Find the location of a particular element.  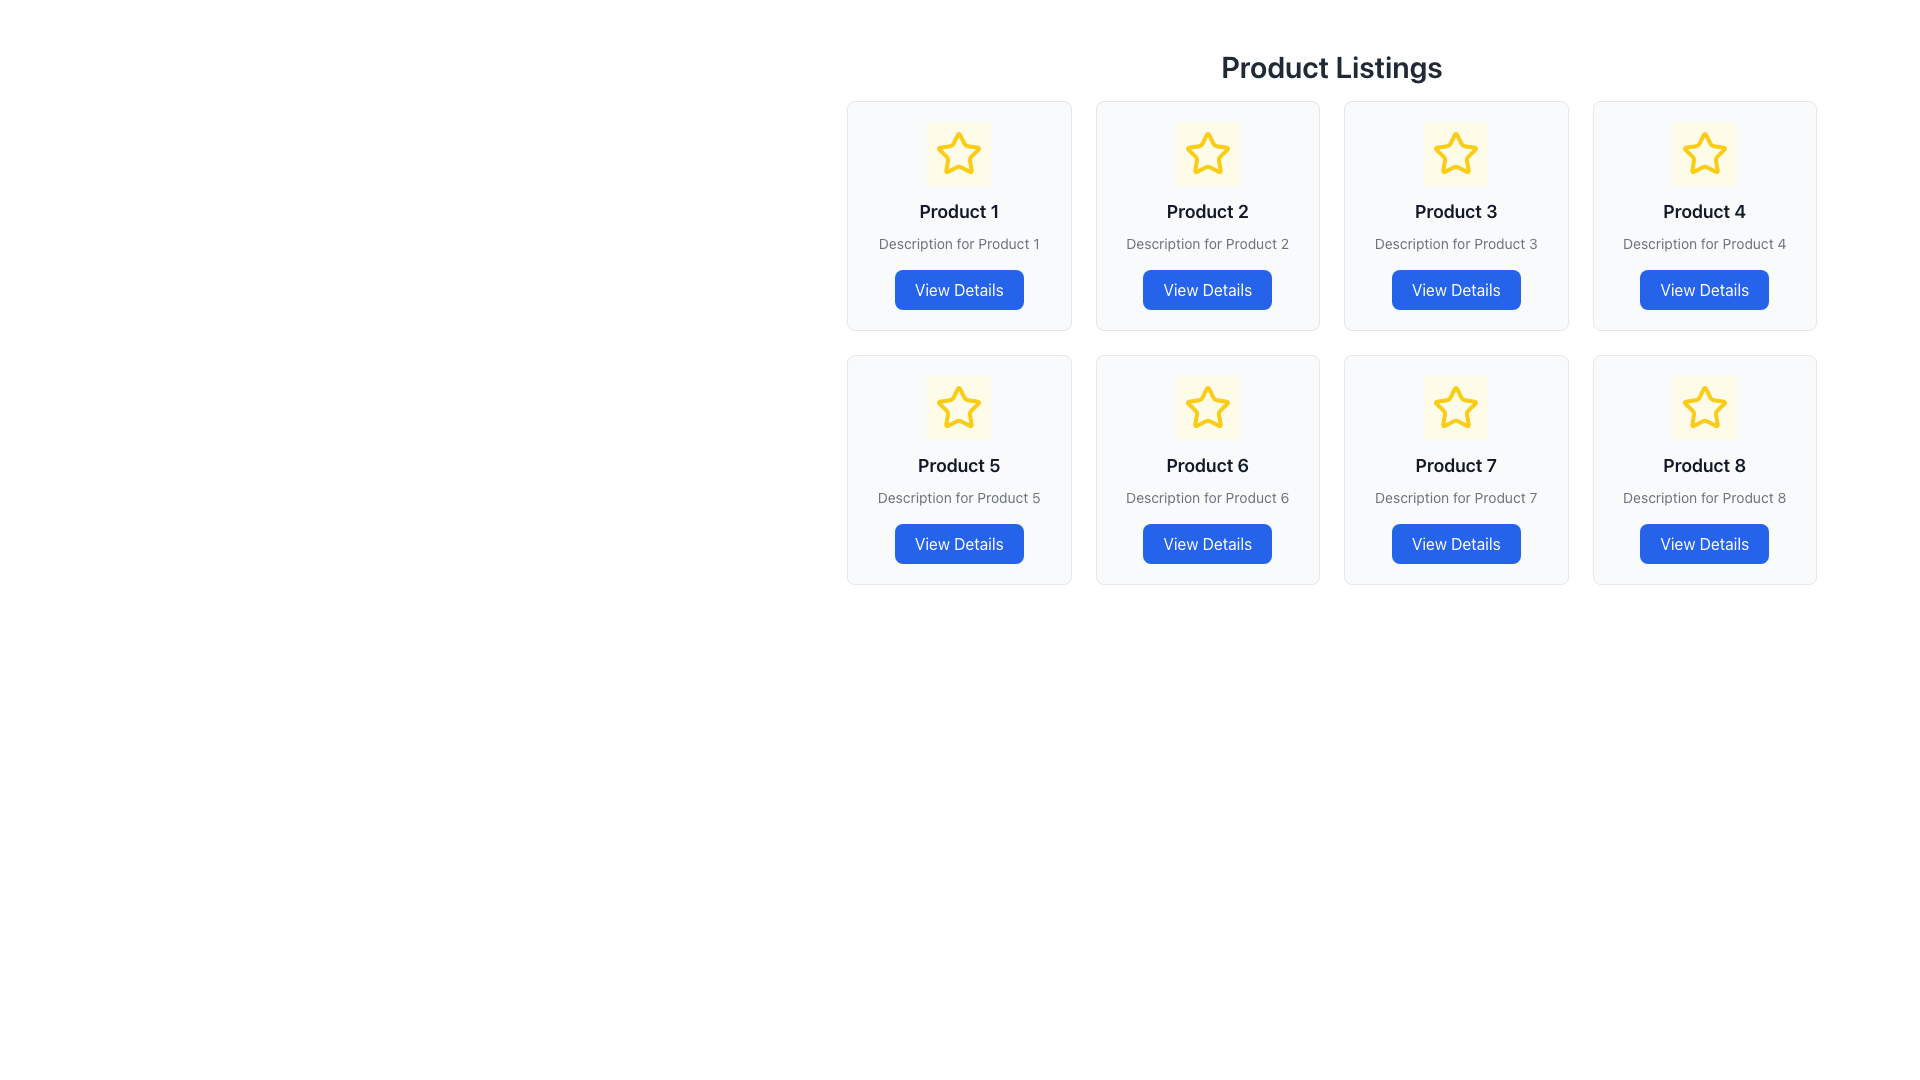

the yellow outlined star icon with rounded edges located in the top row, third column of the grid under 'Product Listings' is located at coordinates (1456, 153).